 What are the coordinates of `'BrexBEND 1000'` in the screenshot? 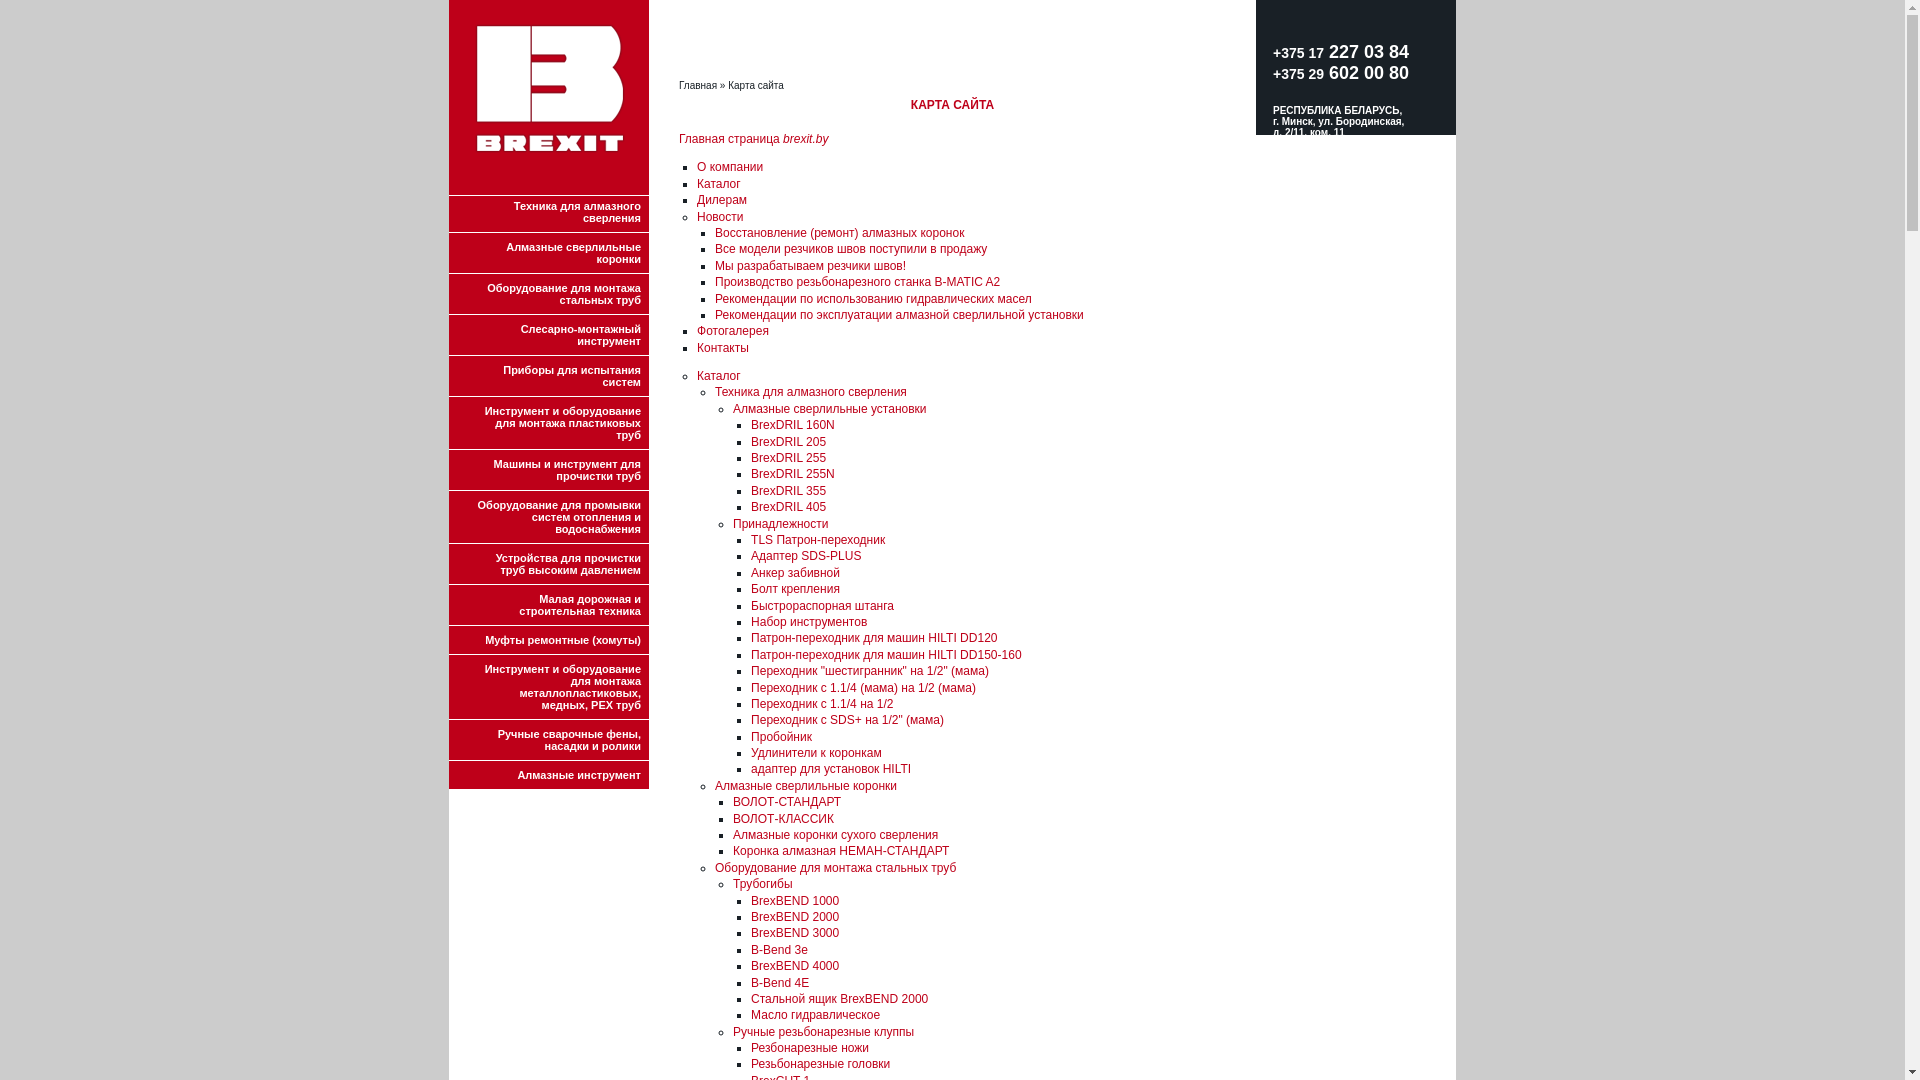 It's located at (794, 901).